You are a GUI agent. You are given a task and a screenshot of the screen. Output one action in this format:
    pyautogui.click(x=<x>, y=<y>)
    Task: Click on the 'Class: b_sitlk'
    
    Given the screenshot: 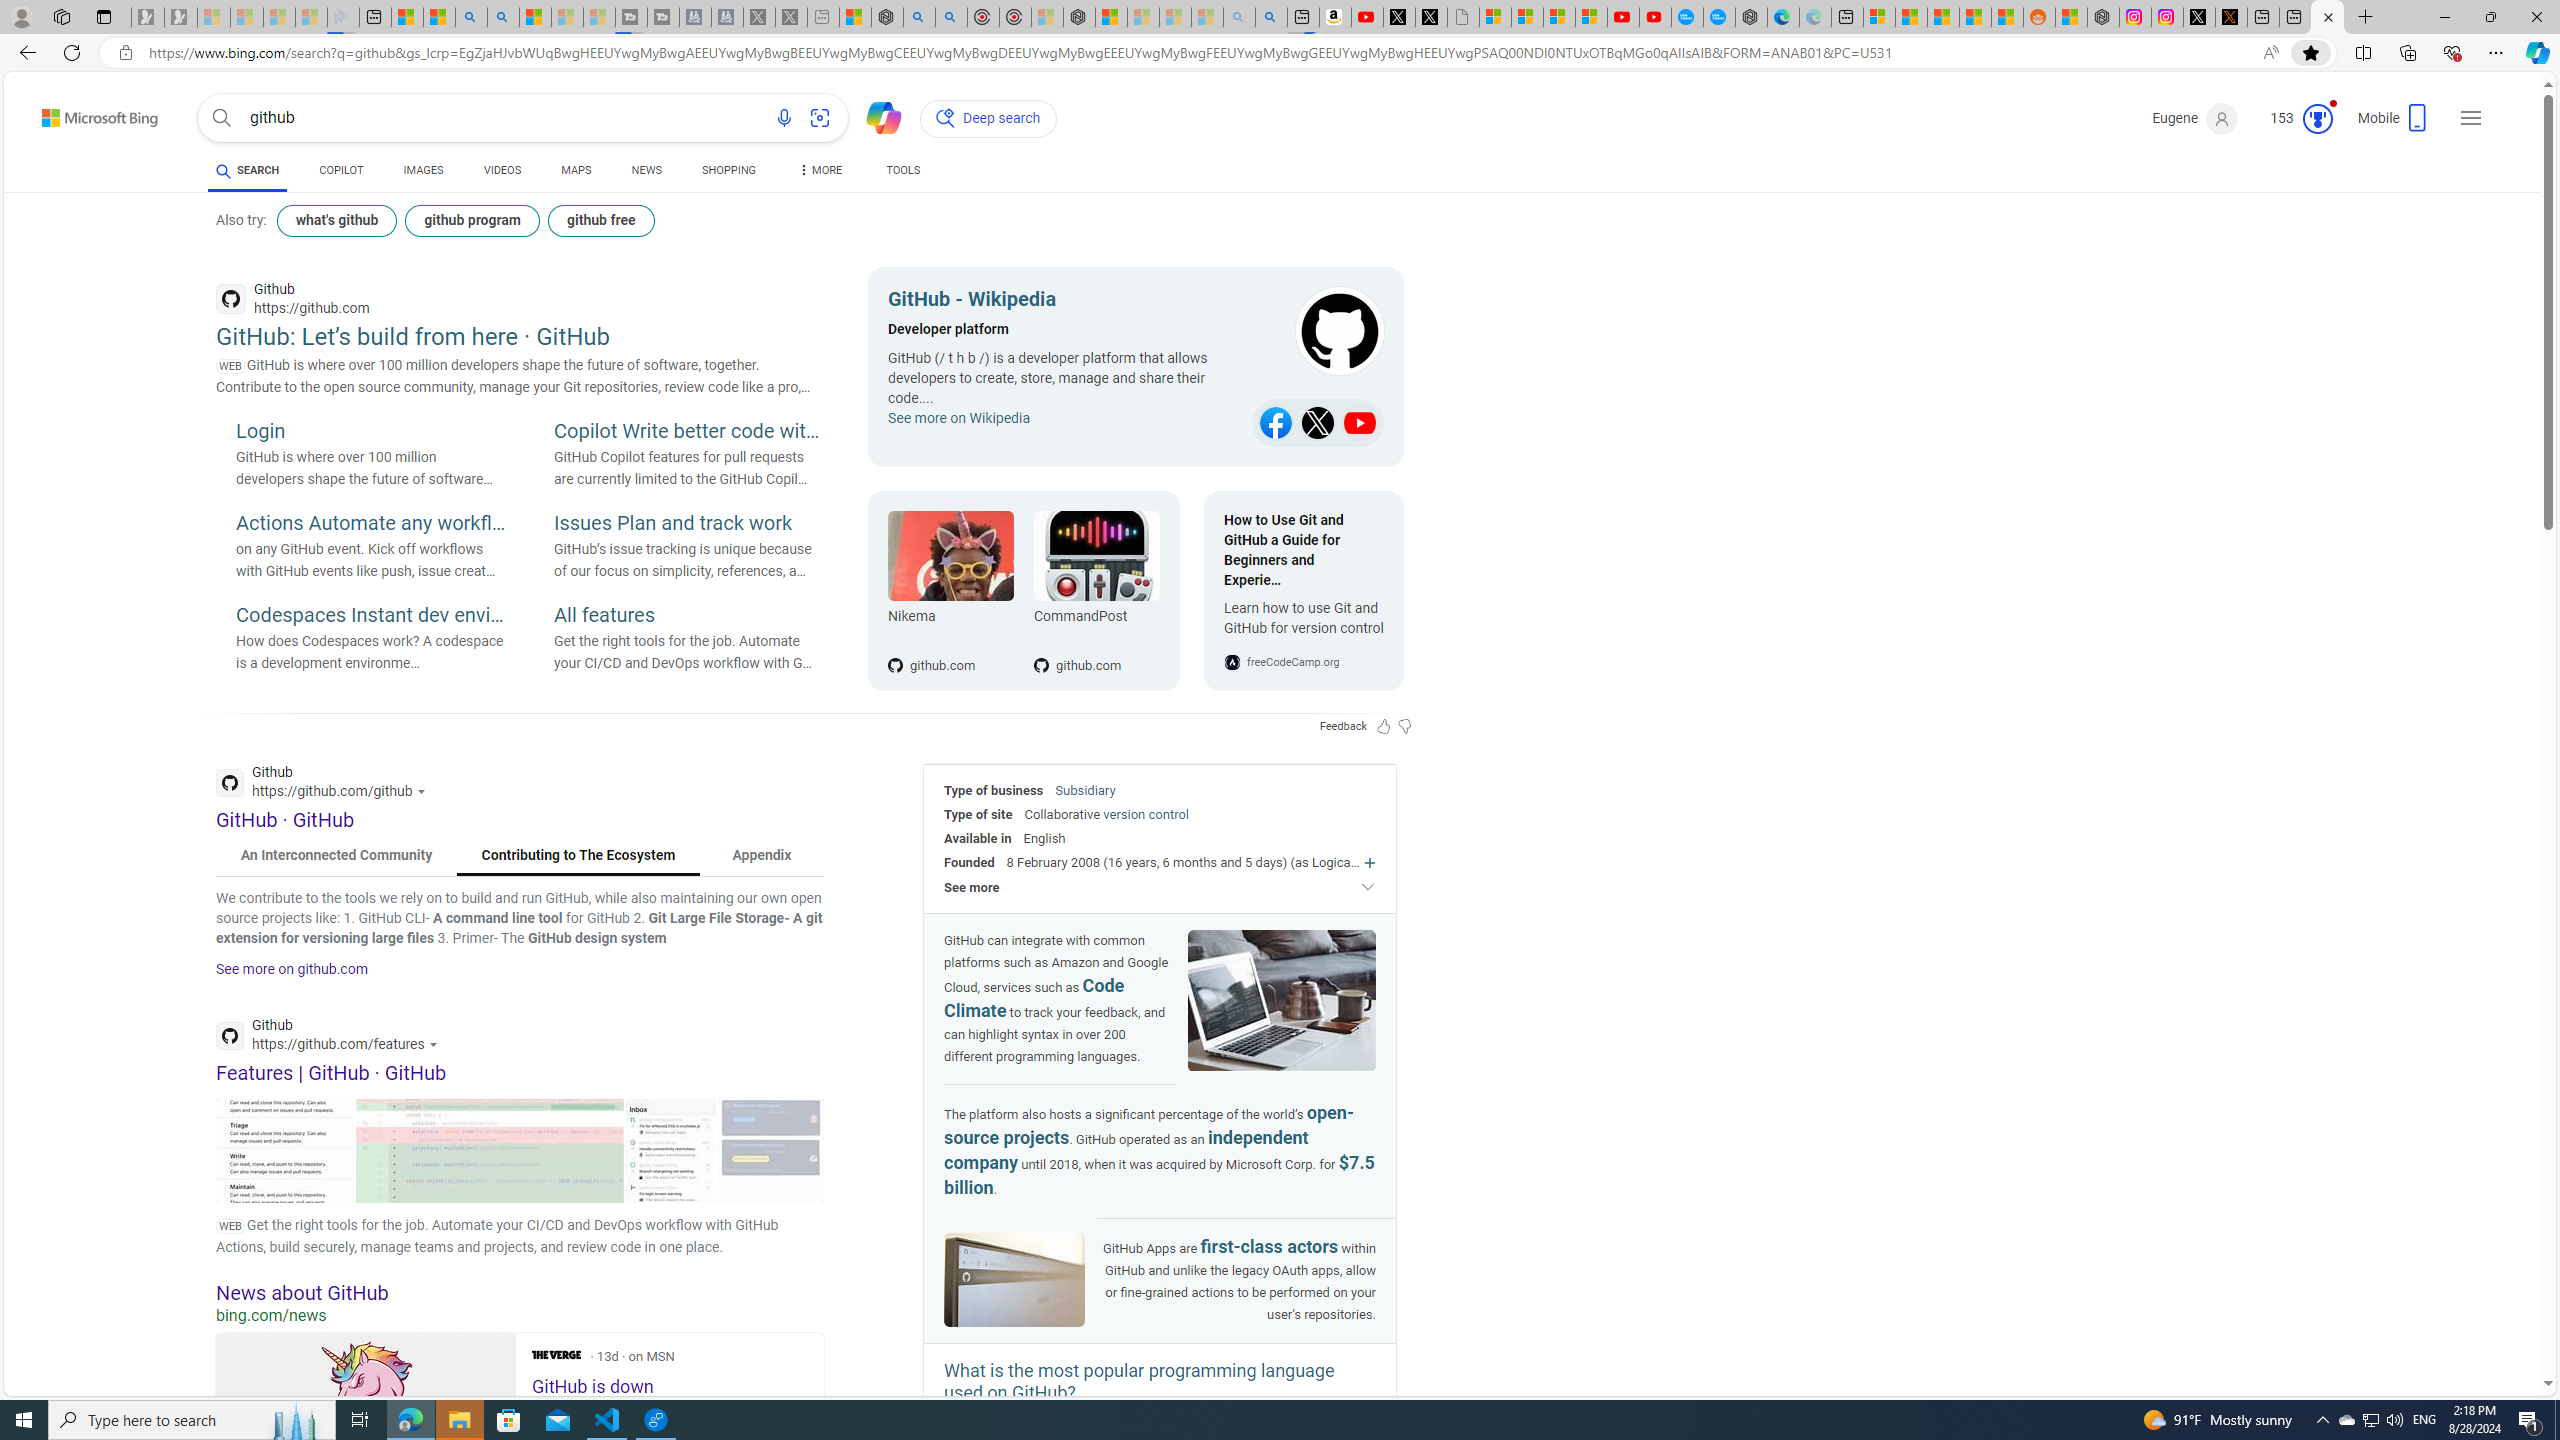 What is the action you would take?
    pyautogui.click(x=1360, y=422)
    